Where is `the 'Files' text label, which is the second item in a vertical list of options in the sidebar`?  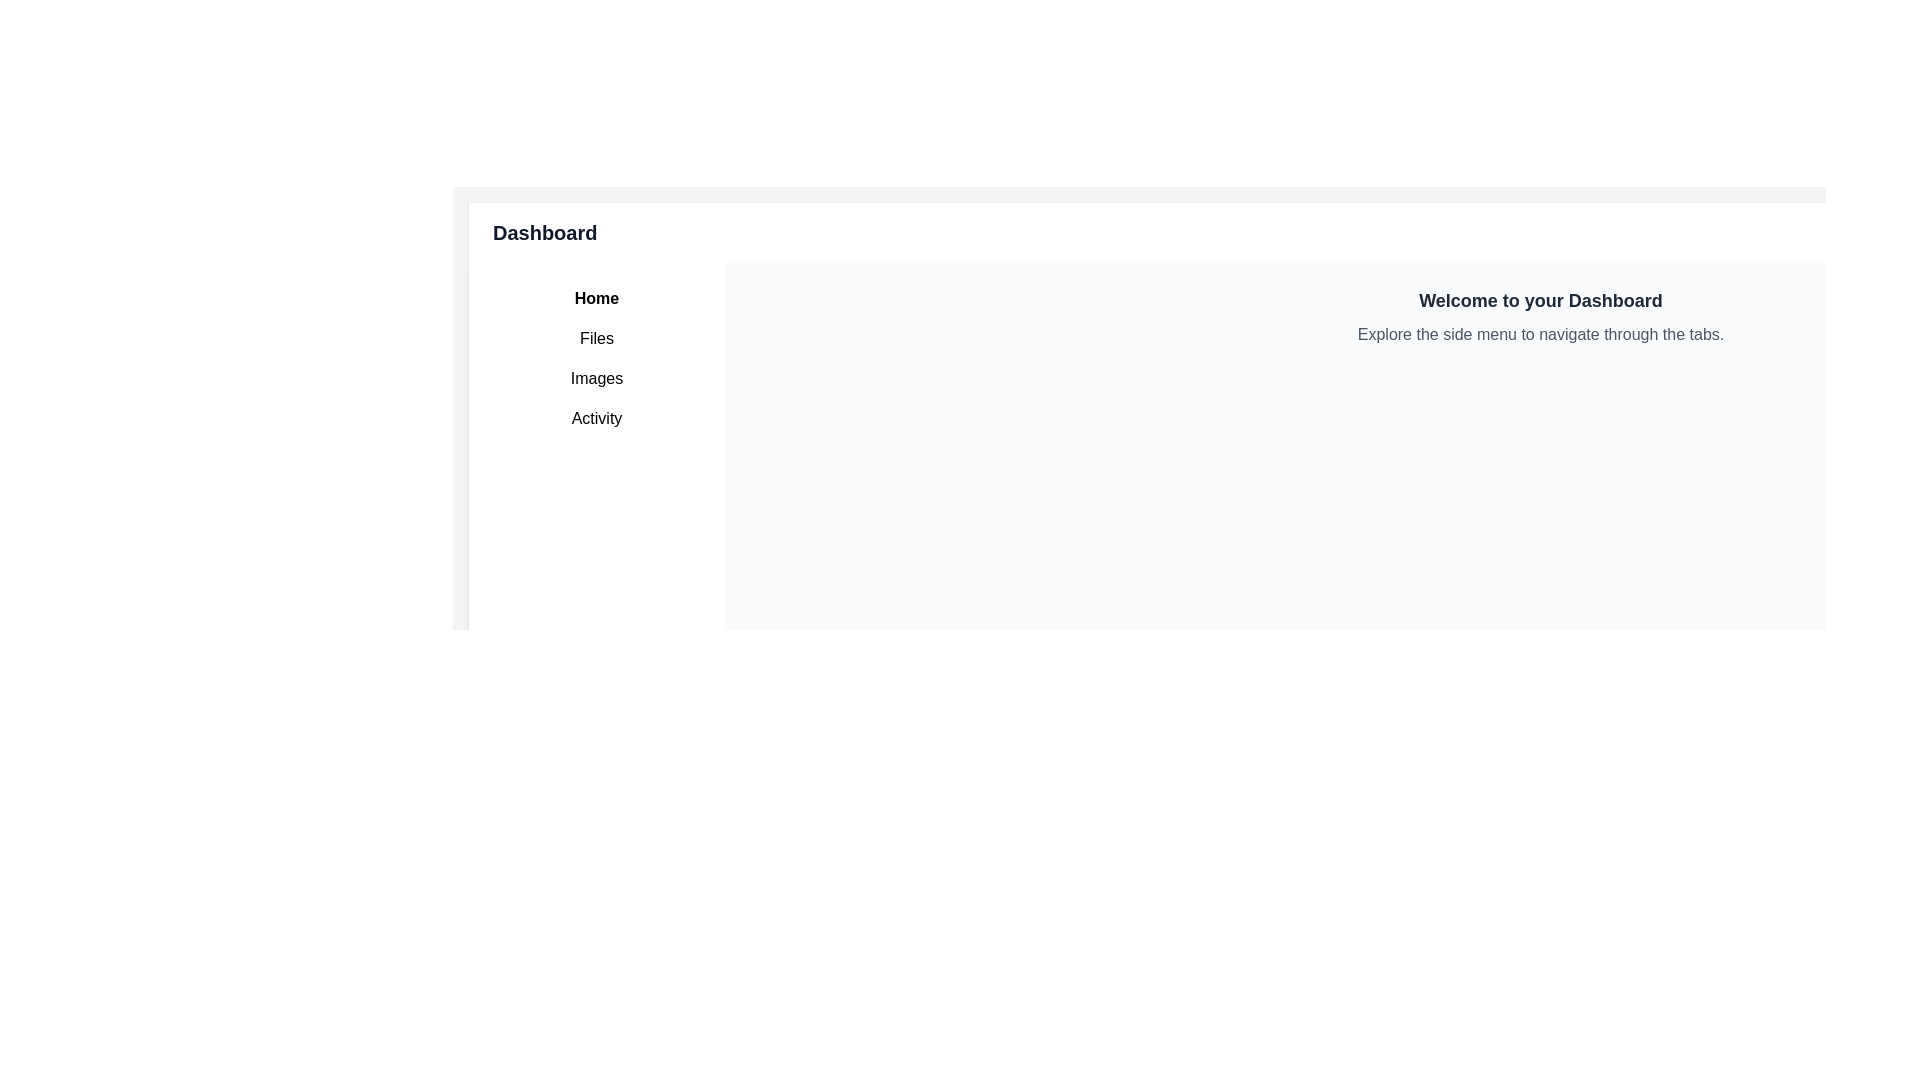 the 'Files' text label, which is the second item in a vertical list of options in the sidebar is located at coordinates (595, 338).